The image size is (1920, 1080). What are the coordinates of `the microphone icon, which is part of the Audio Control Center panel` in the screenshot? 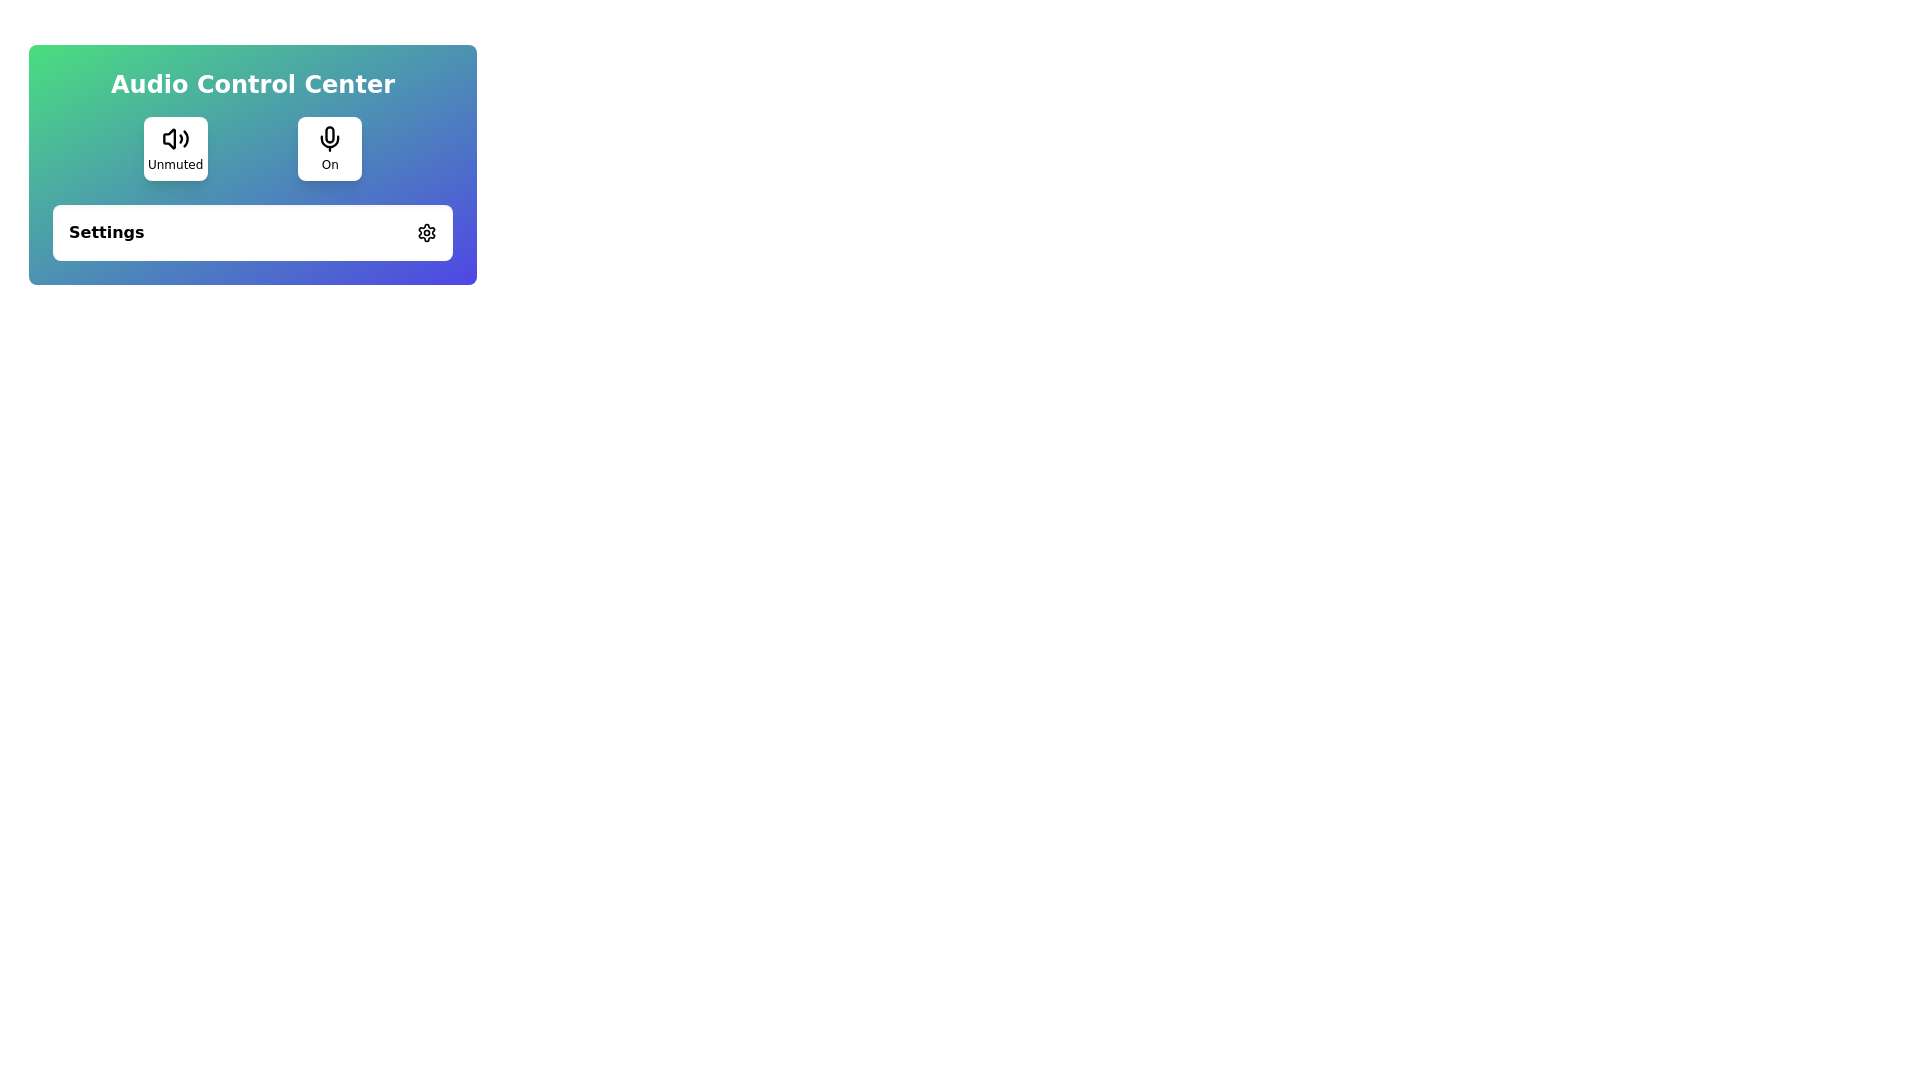 It's located at (330, 137).